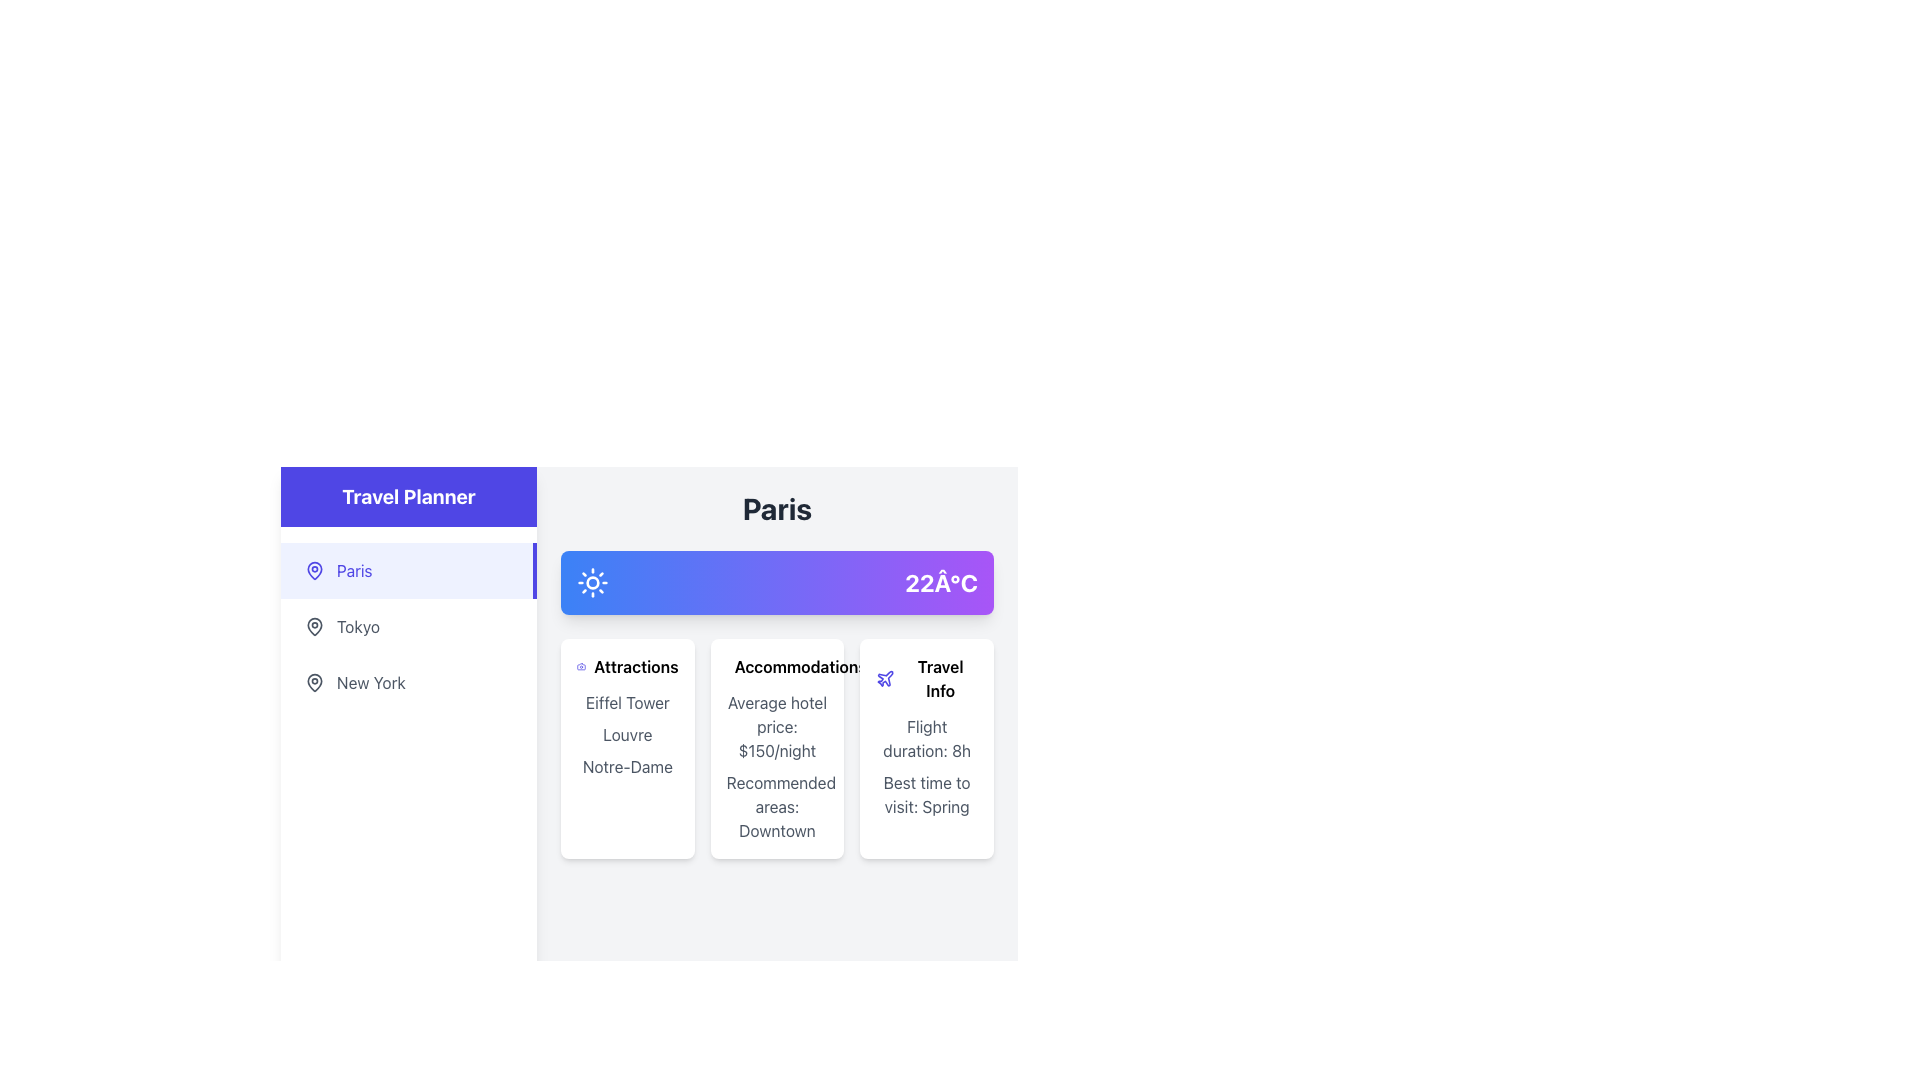 The width and height of the screenshot is (1920, 1080). What do you see at coordinates (776, 582) in the screenshot?
I see `temperature information displayed as '22°C' in bold and large font on the far right of the horizontally arranged bar with a gradient background` at bounding box center [776, 582].